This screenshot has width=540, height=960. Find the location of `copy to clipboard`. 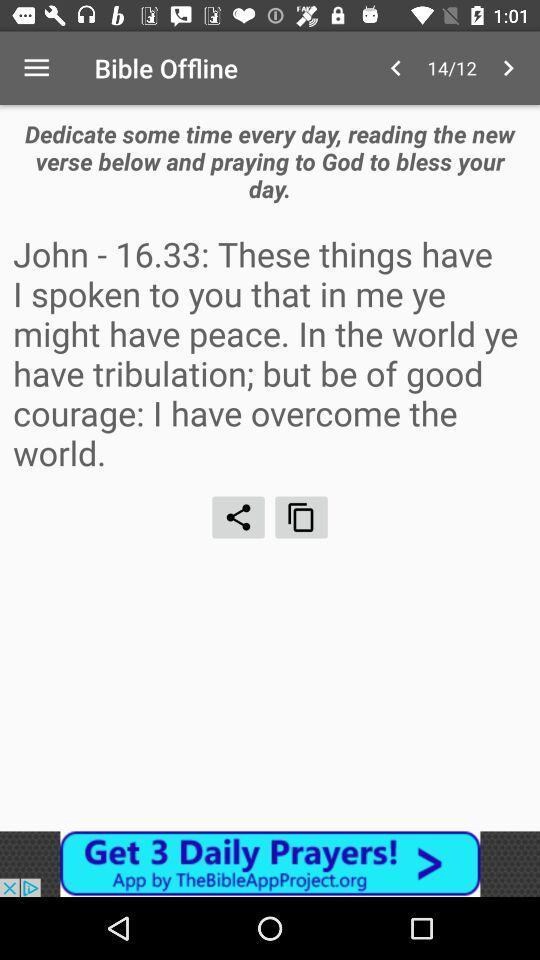

copy to clipboard is located at coordinates (300, 516).